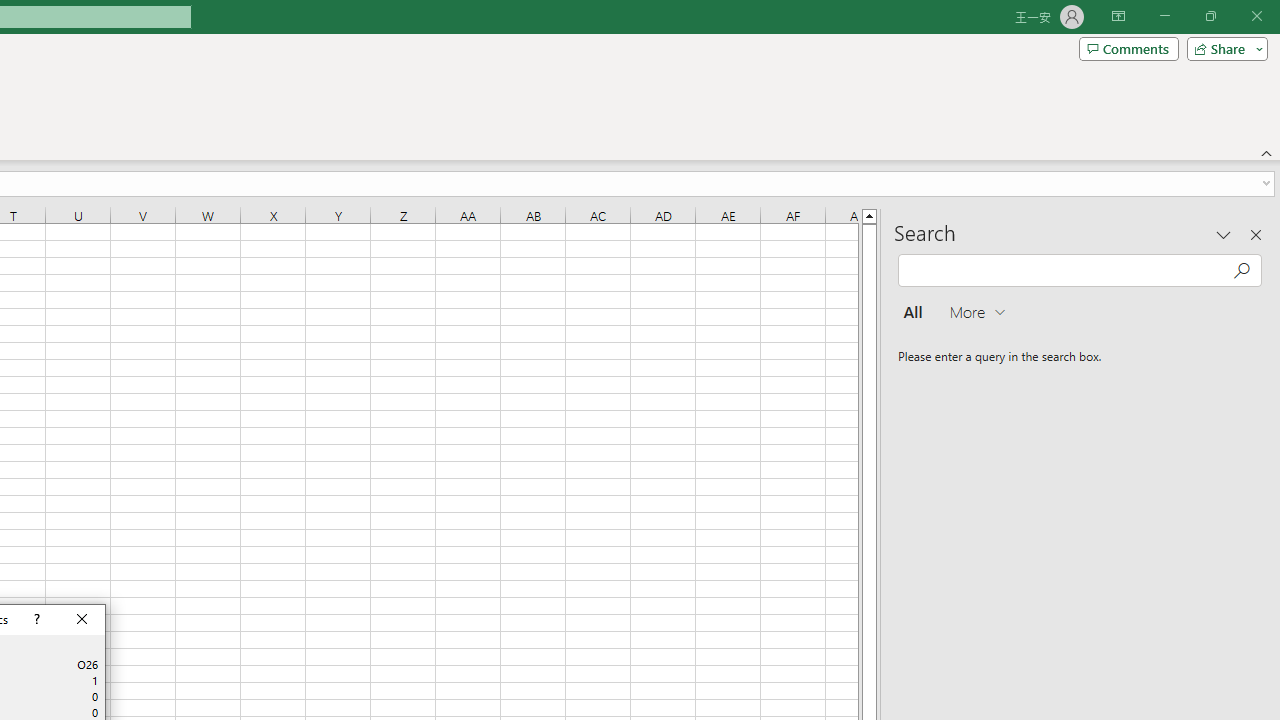  Describe the element at coordinates (1128, 47) in the screenshot. I see `'Comments'` at that location.